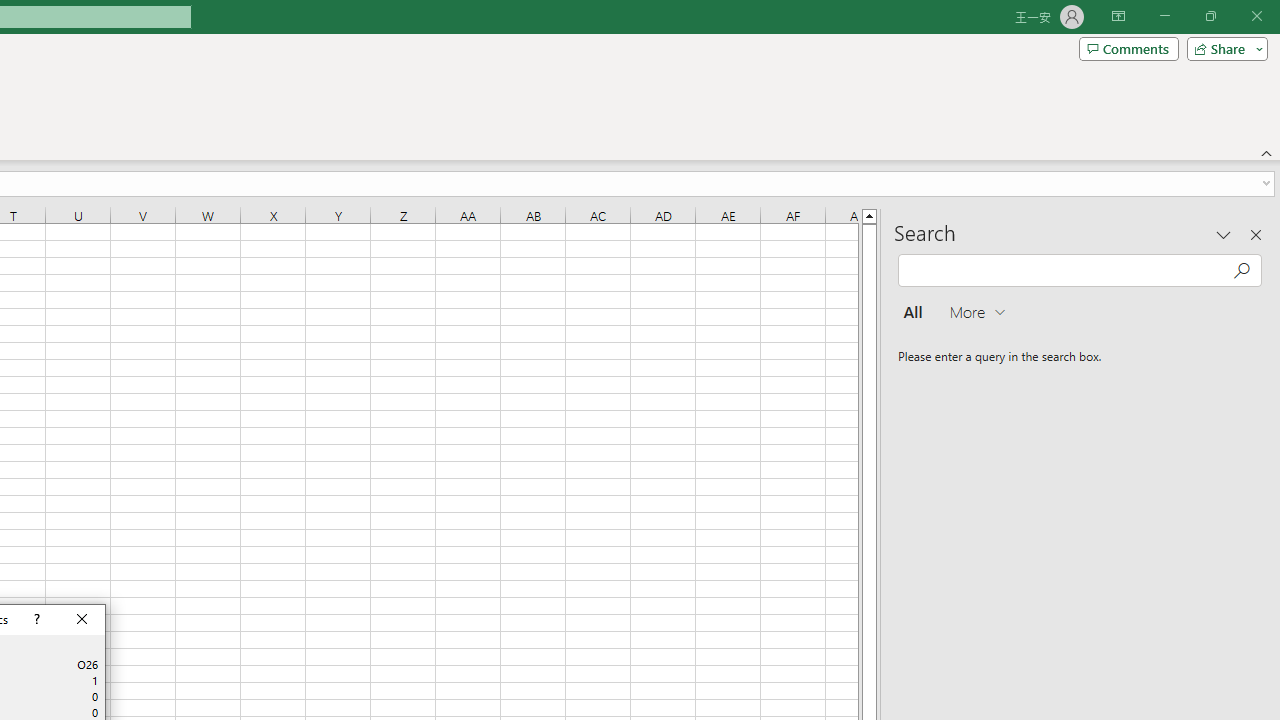  Describe the element at coordinates (1128, 47) in the screenshot. I see `'Comments'` at that location.